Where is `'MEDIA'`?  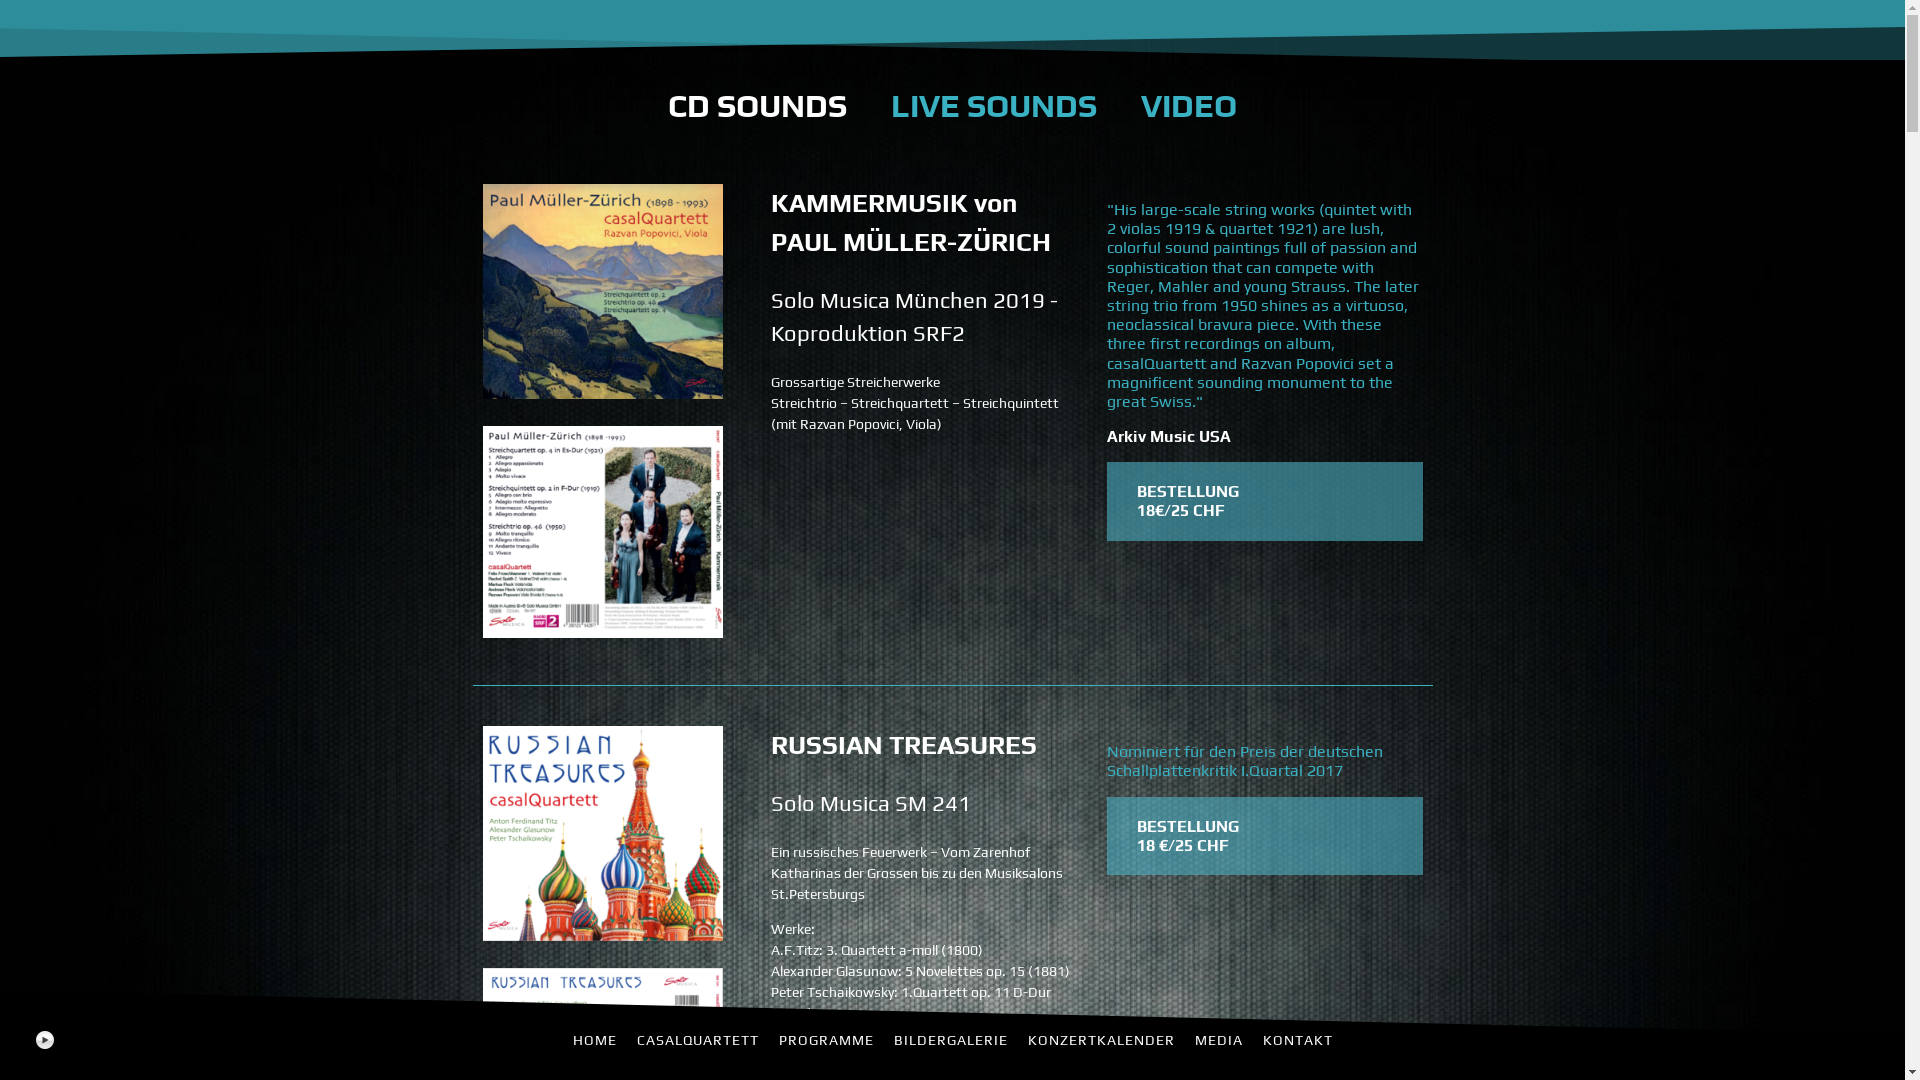 'MEDIA' is located at coordinates (1217, 1039).